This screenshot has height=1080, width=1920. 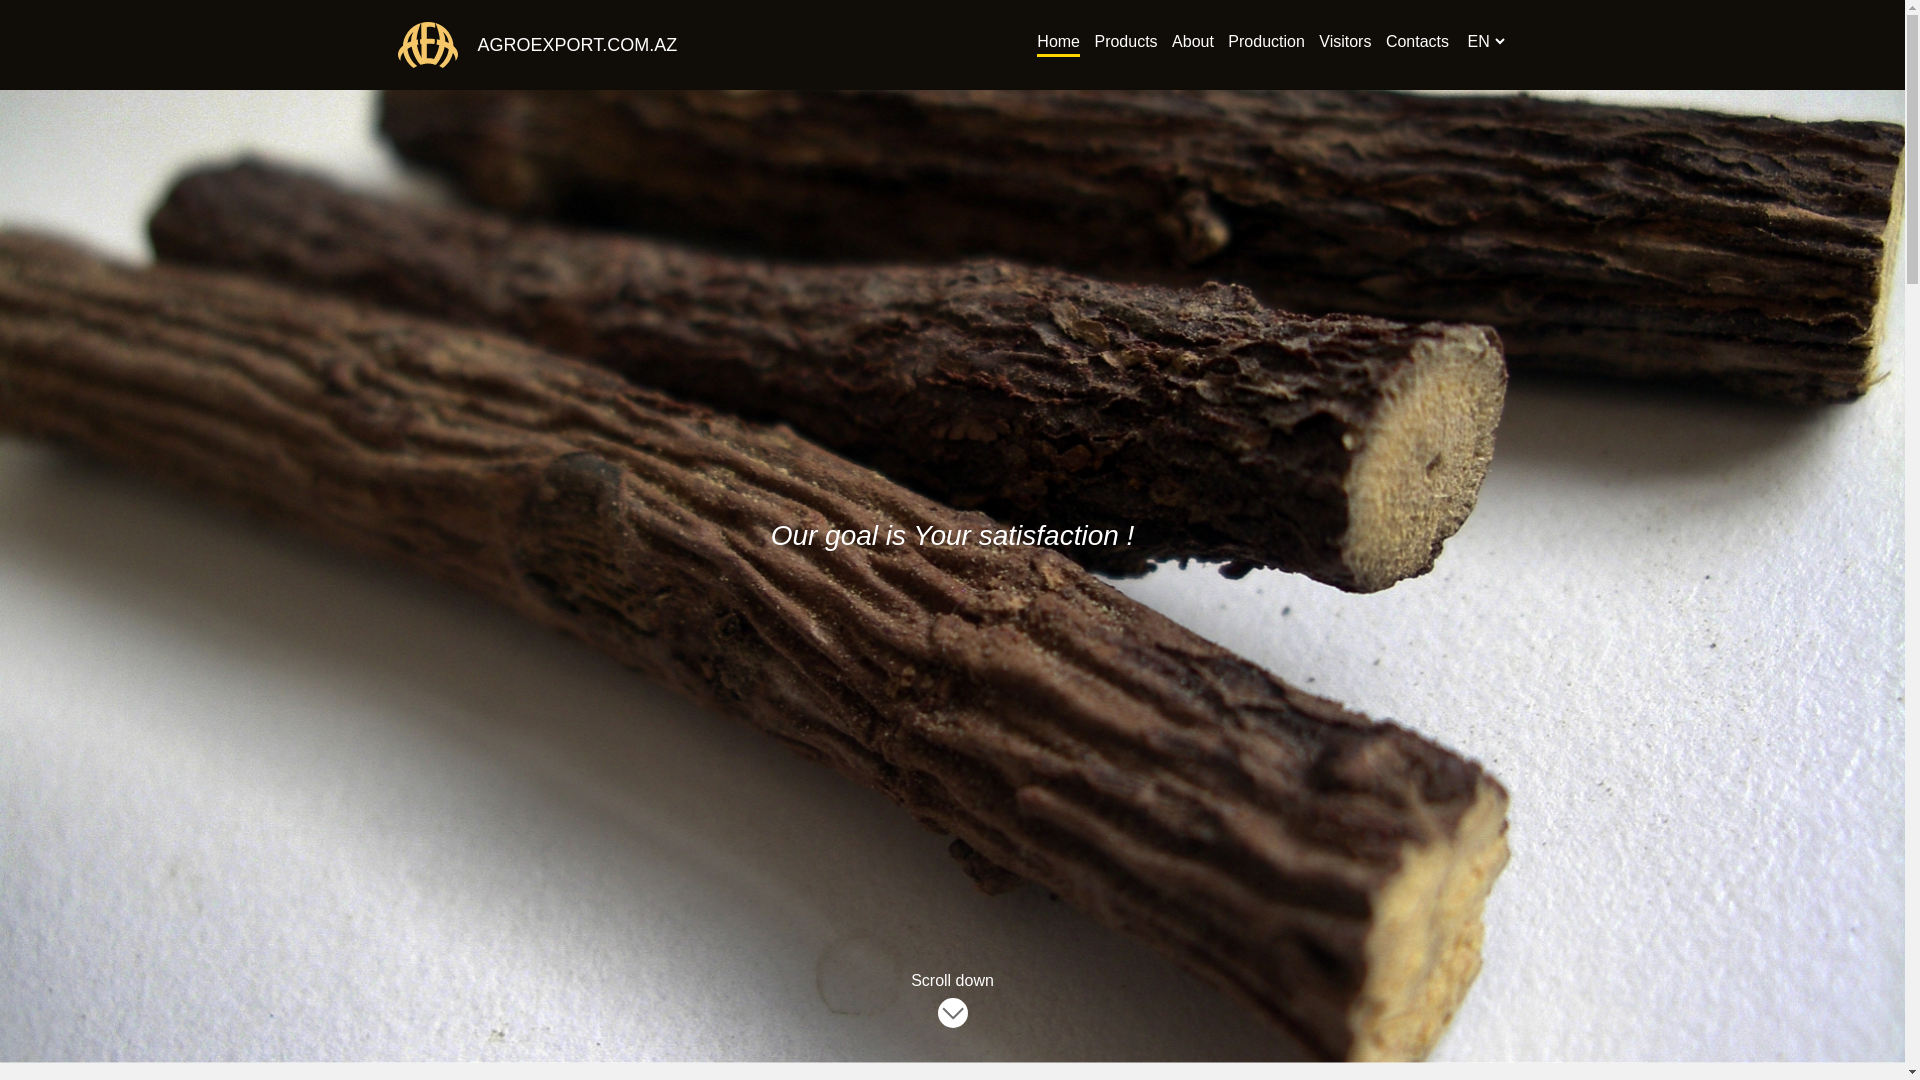 I want to click on 'About', so click(x=1193, y=43).